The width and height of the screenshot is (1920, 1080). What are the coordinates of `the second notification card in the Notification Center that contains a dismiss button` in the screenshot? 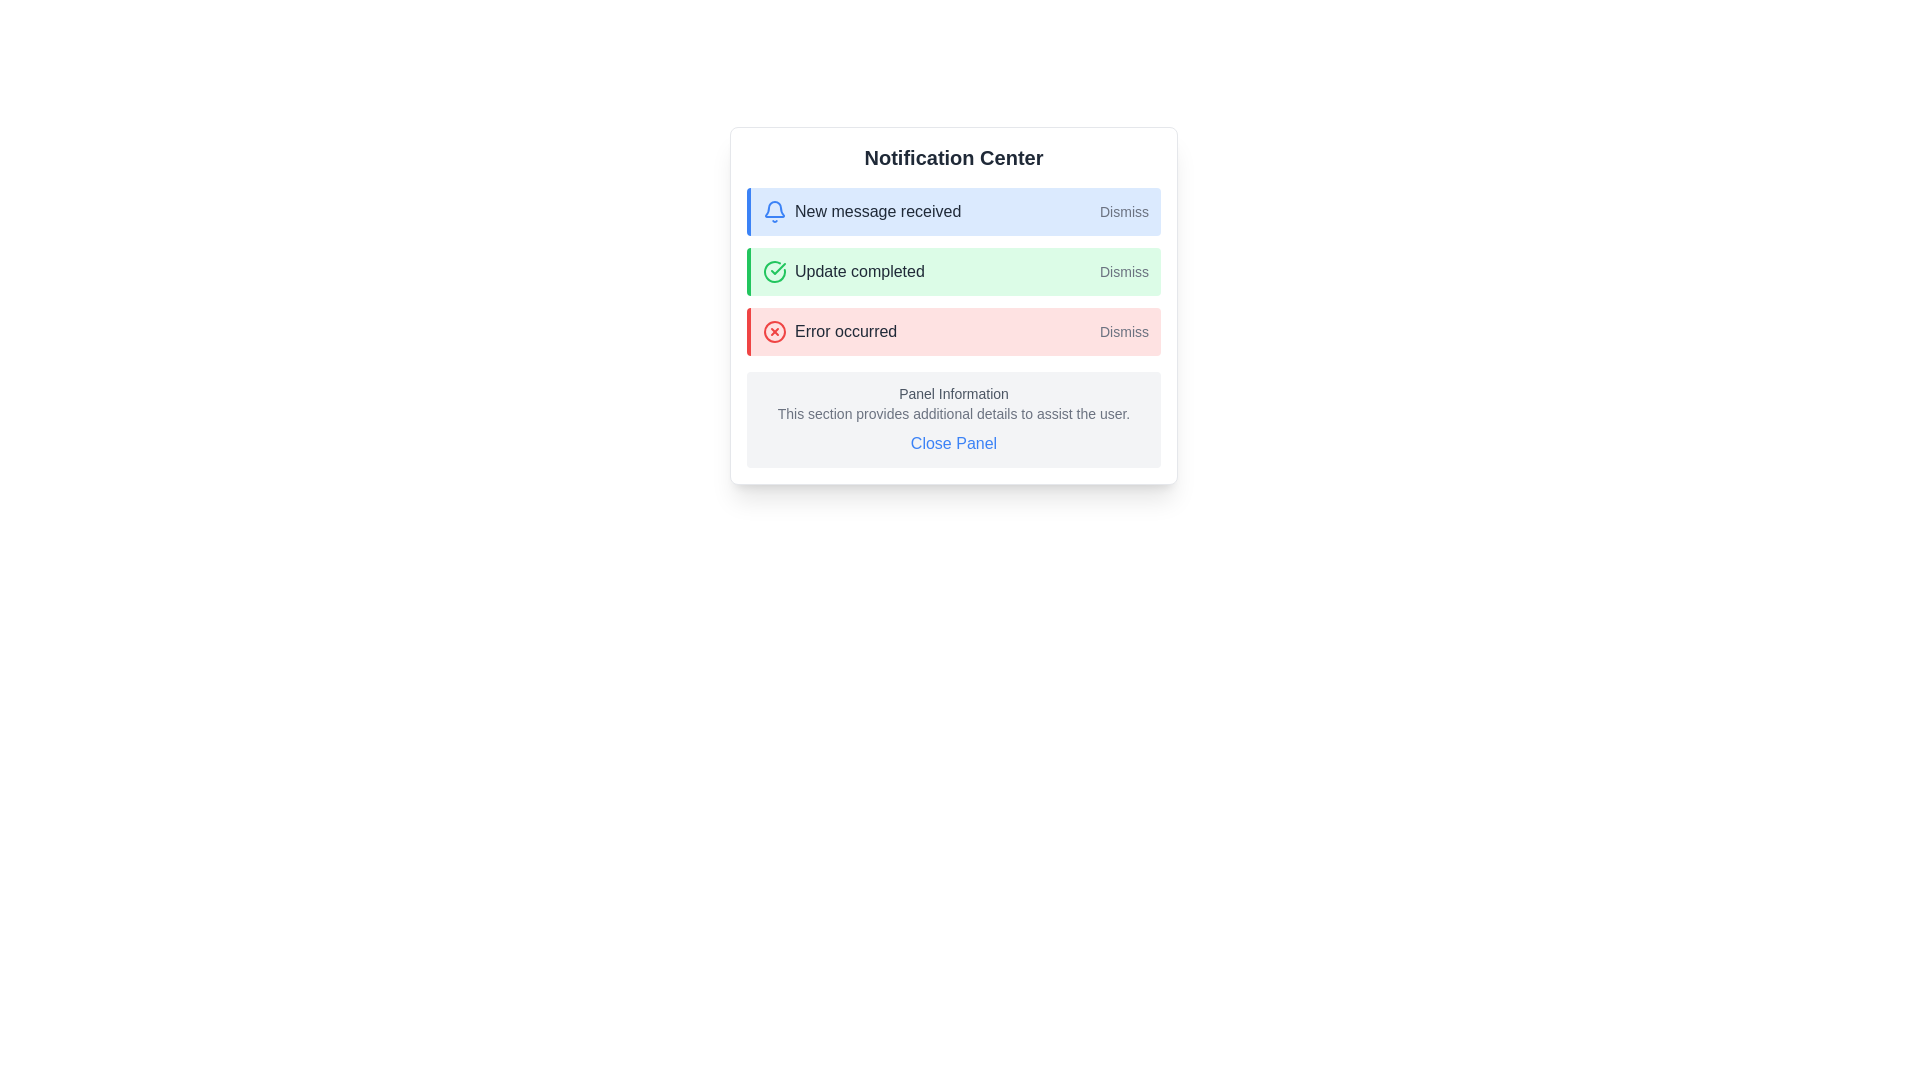 It's located at (953, 305).